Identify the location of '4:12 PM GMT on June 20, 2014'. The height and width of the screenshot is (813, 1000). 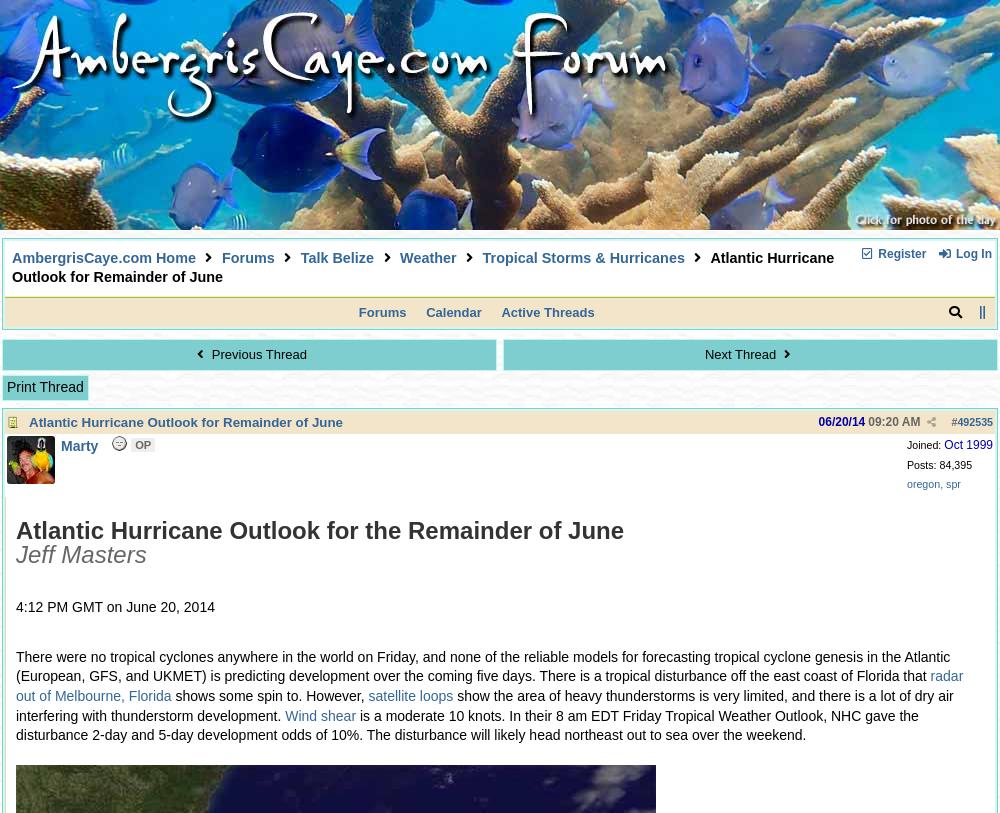
(114, 606).